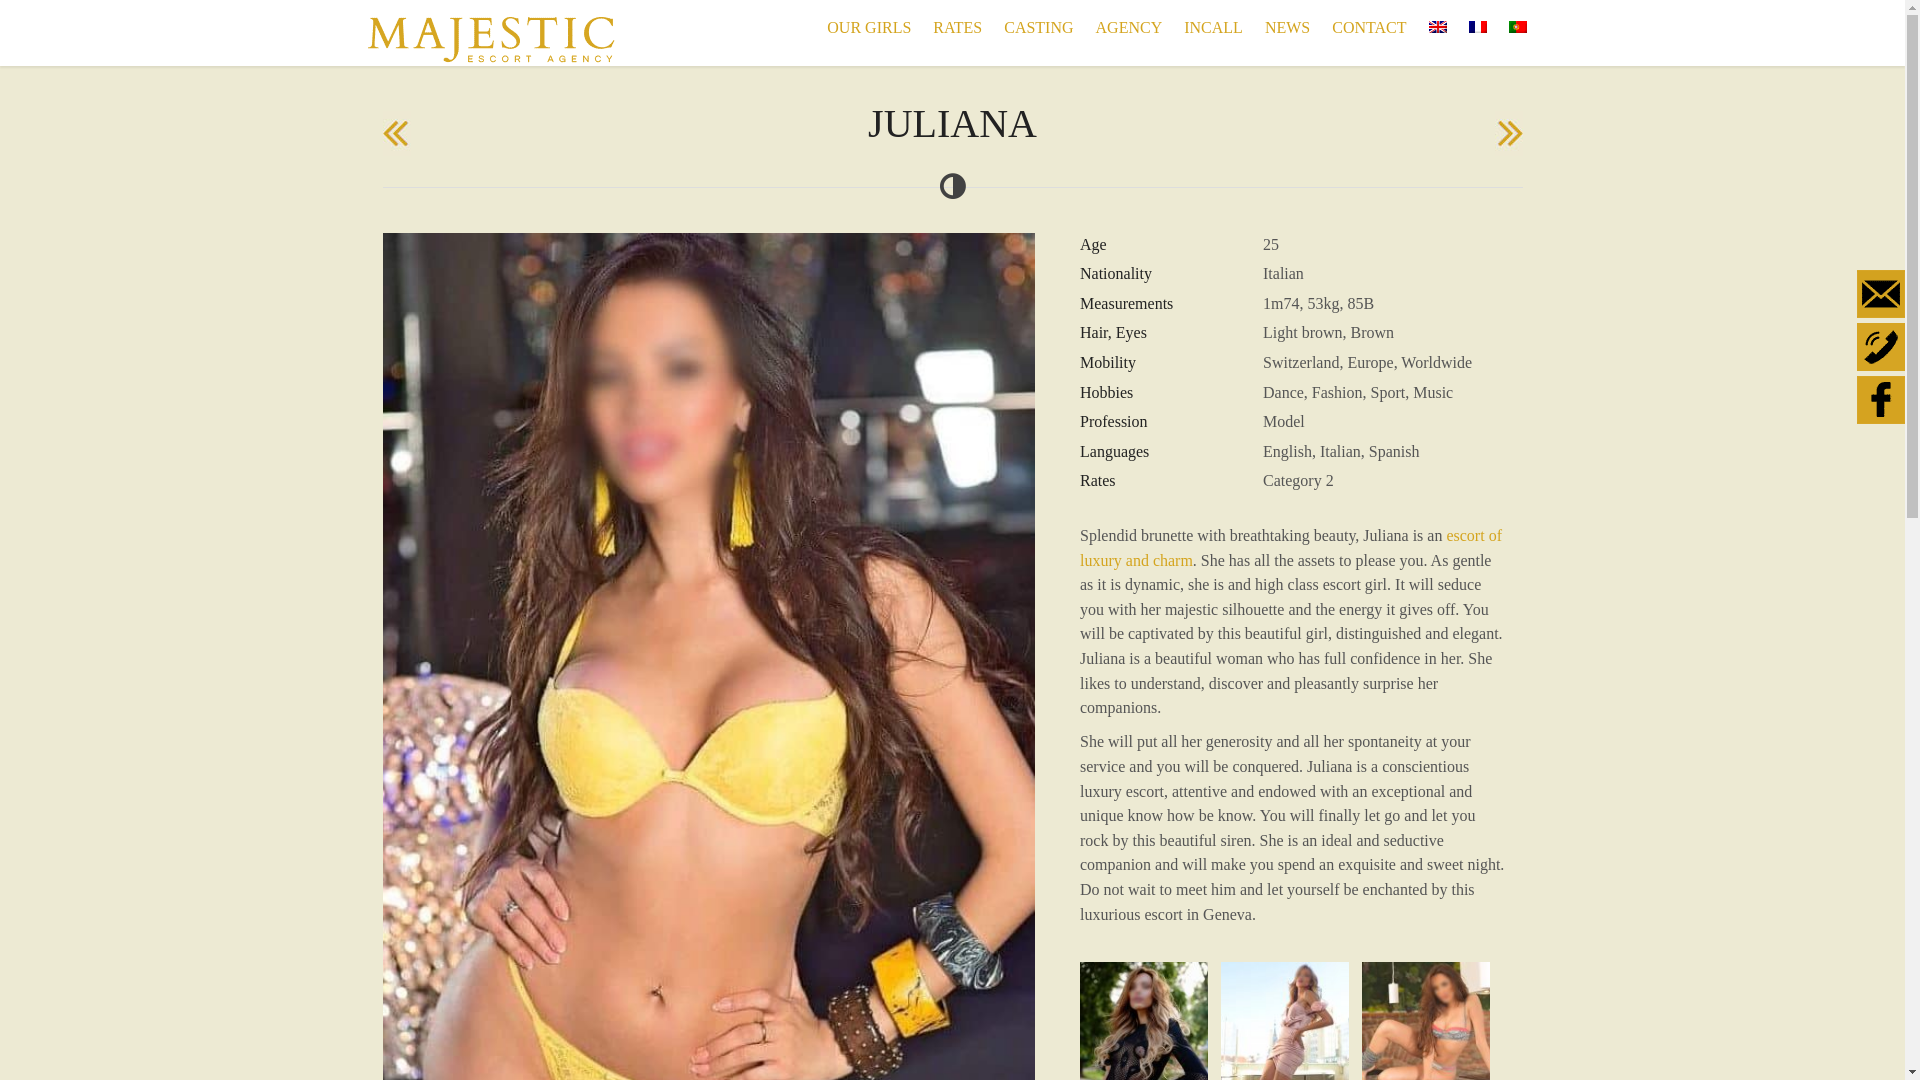 The width and height of the screenshot is (1920, 1080). I want to click on 'RATES', so click(956, 27).